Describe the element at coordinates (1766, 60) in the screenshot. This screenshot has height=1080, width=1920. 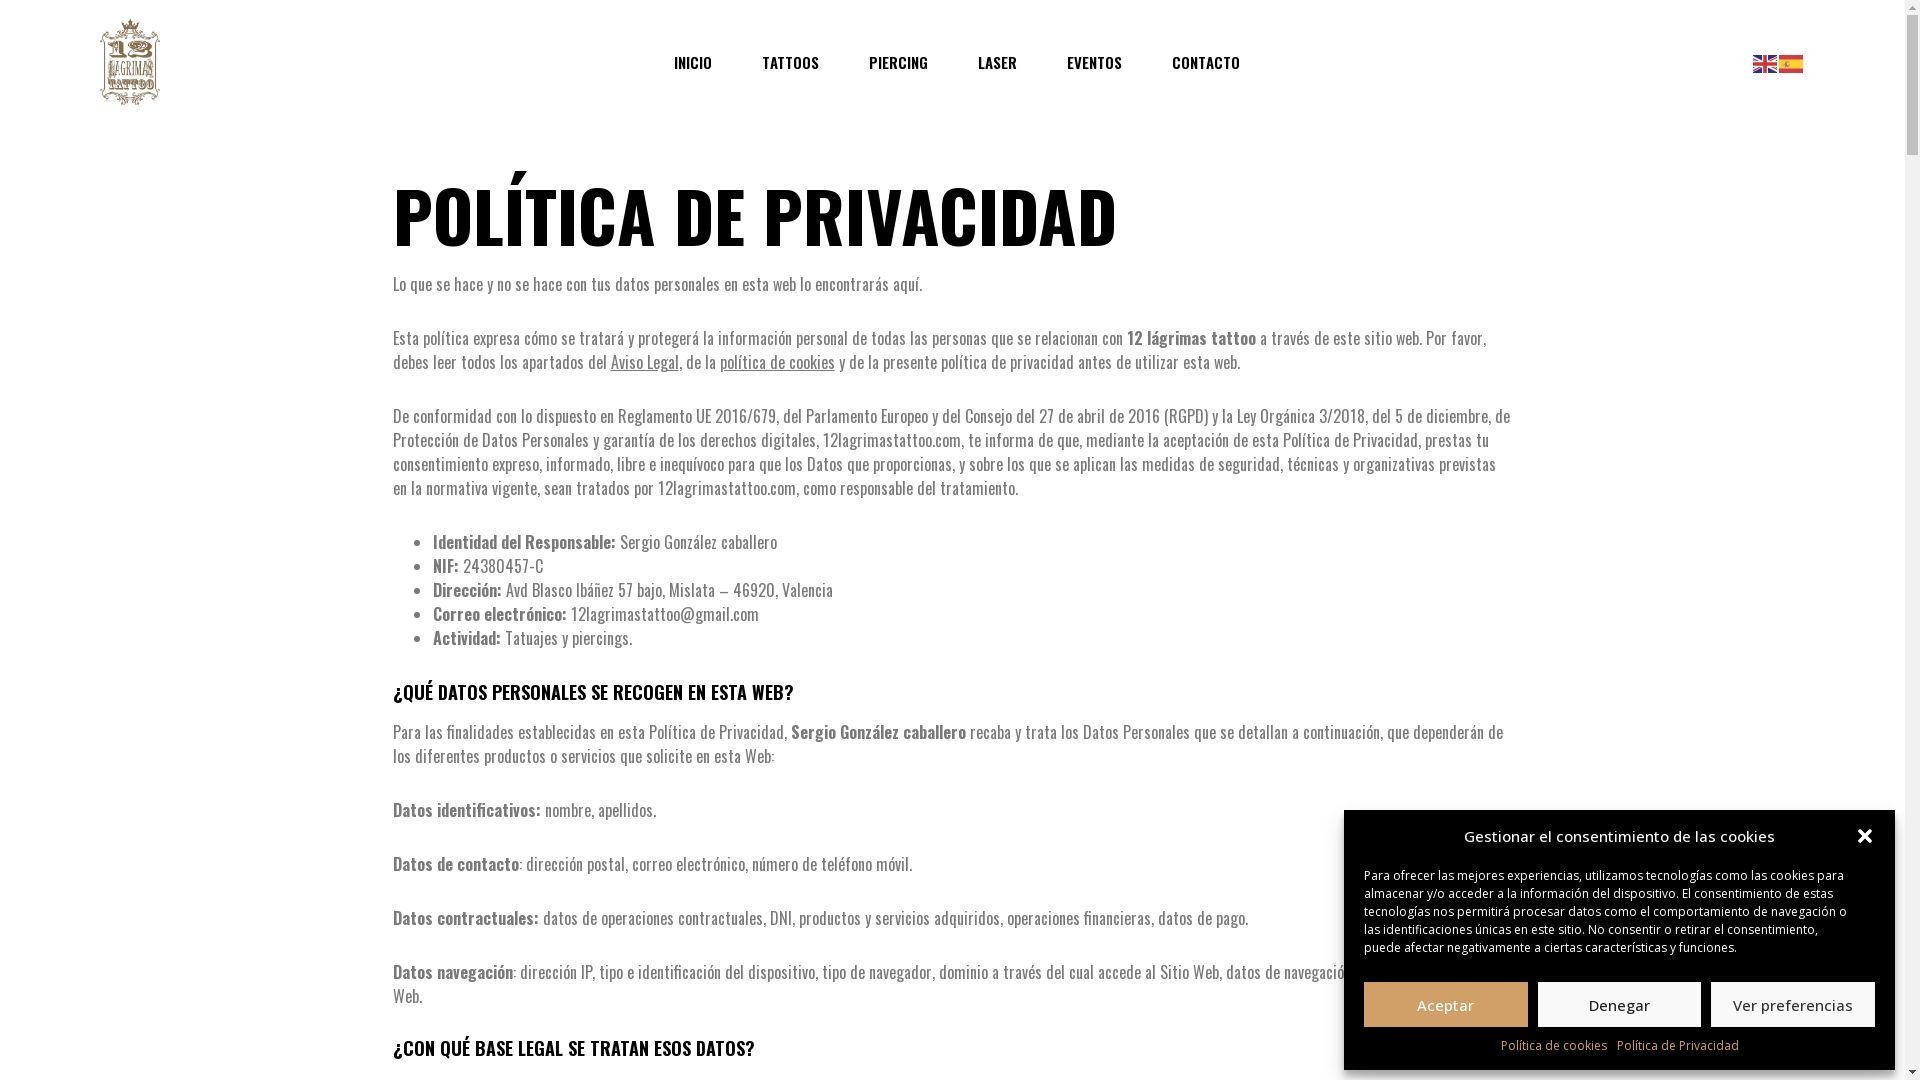
I see `'English'` at that location.